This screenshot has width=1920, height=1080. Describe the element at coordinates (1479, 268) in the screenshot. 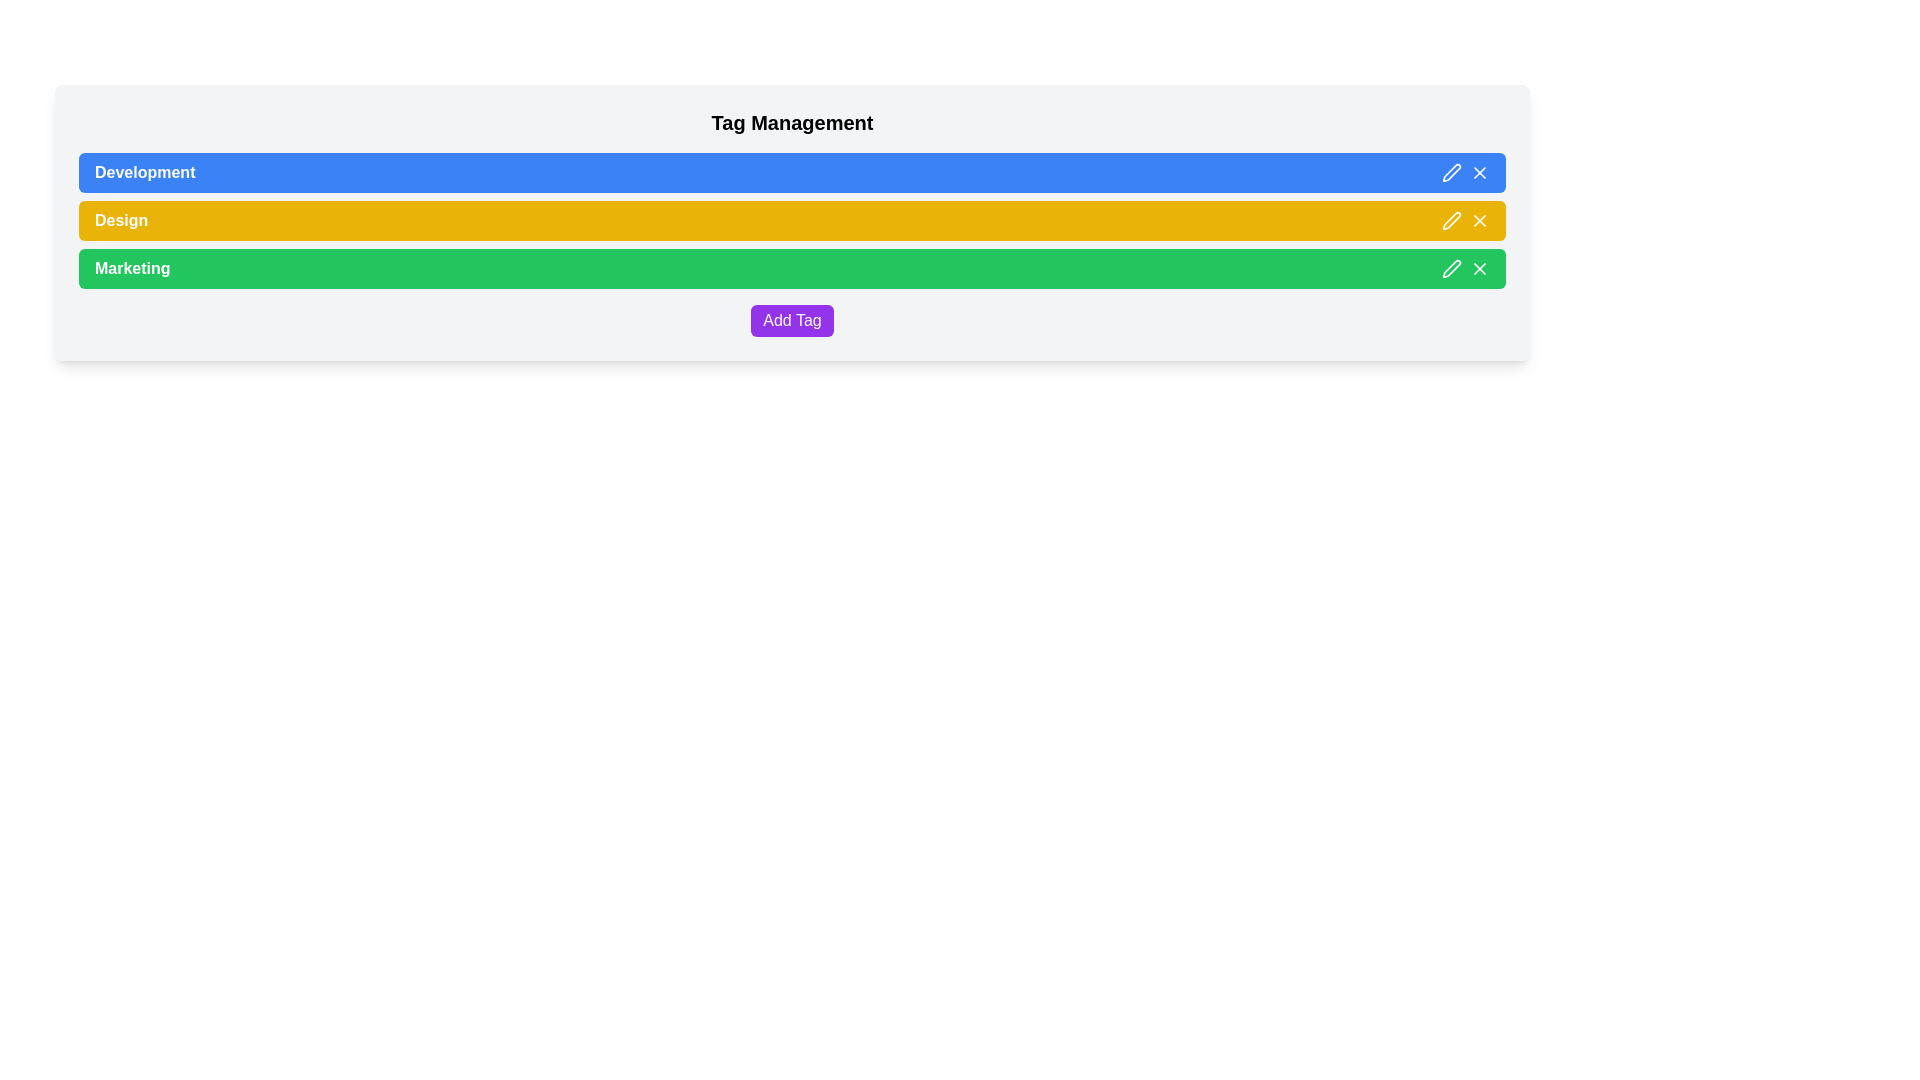

I see `the small cross-shaped icon with rounded edges, which is white against a green background, located on the third row of the list-like interface next to the green 'Marketing' label` at that location.